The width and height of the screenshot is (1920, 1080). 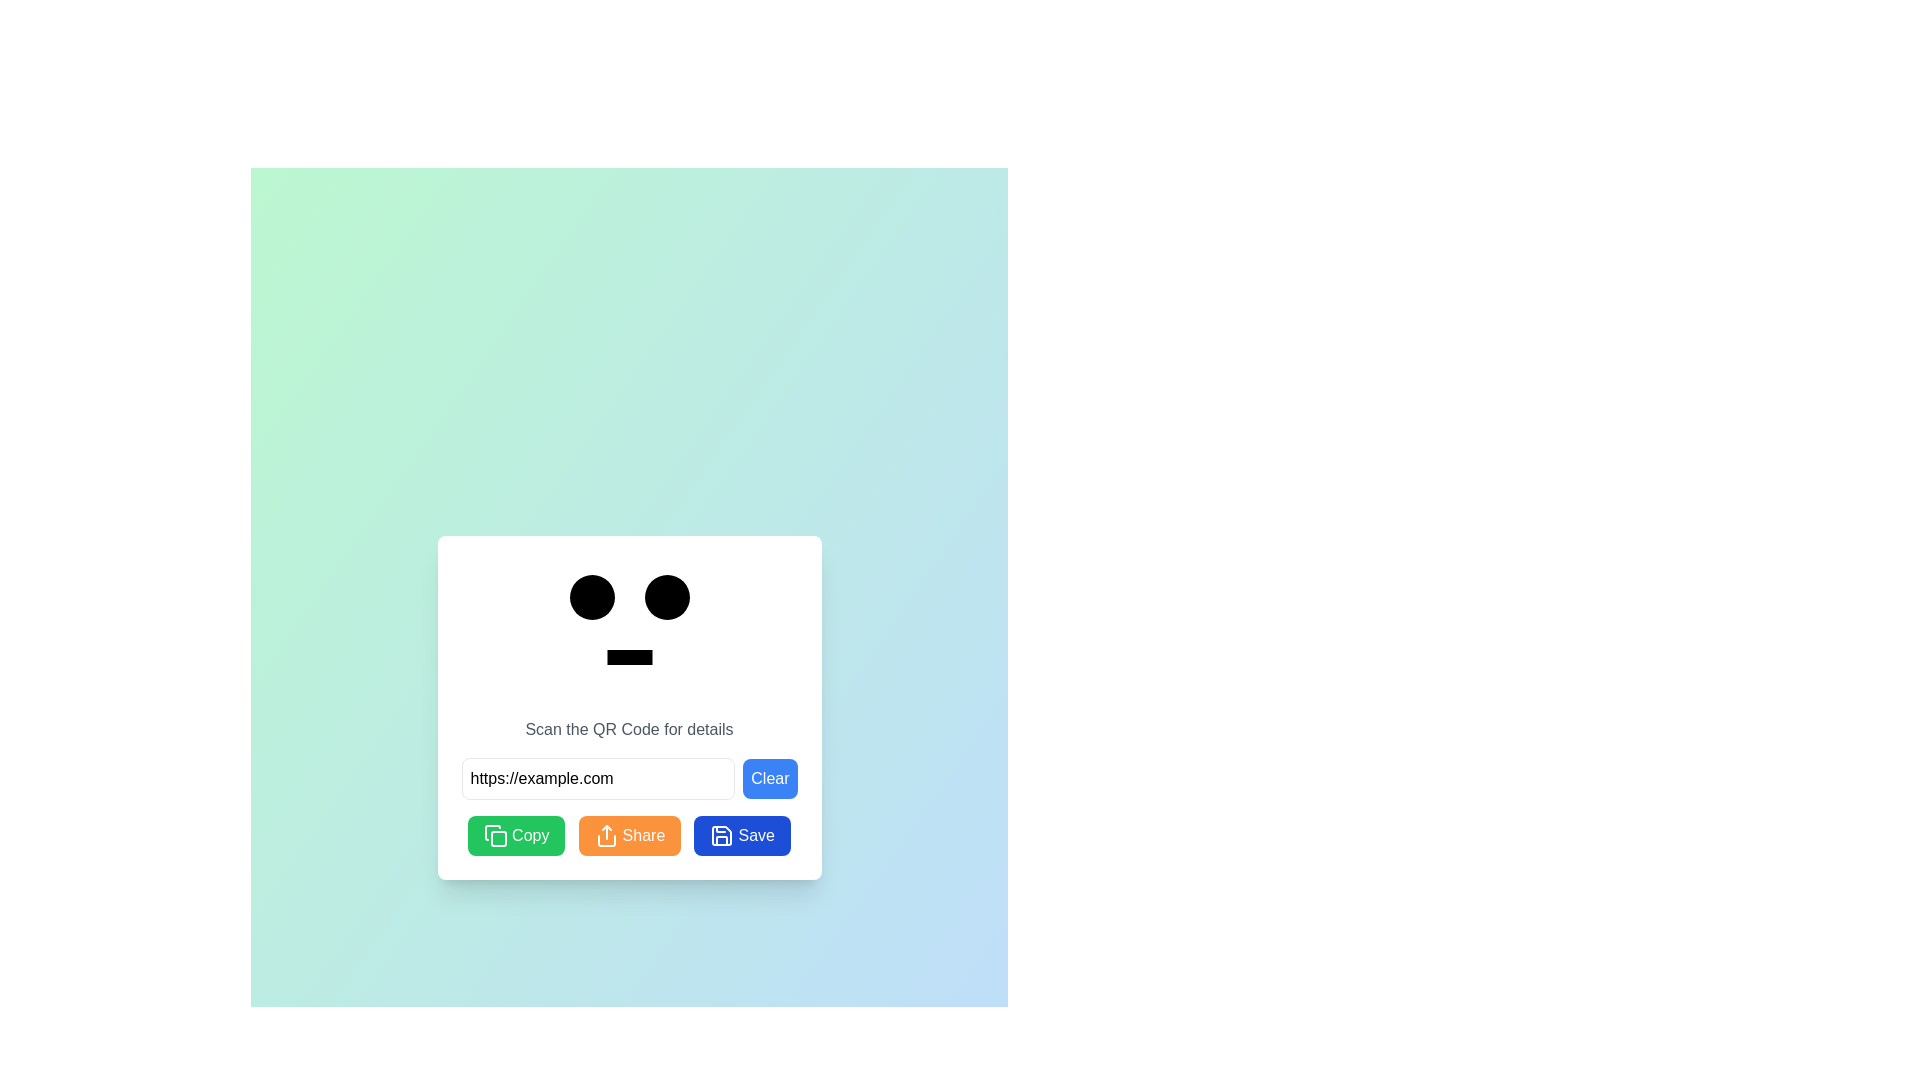 I want to click on the decorative component within the 'Copy' button icon, which is a rounded rectangle with dimensions 14x14 pixels, located on a green background, so click(x=499, y=839).